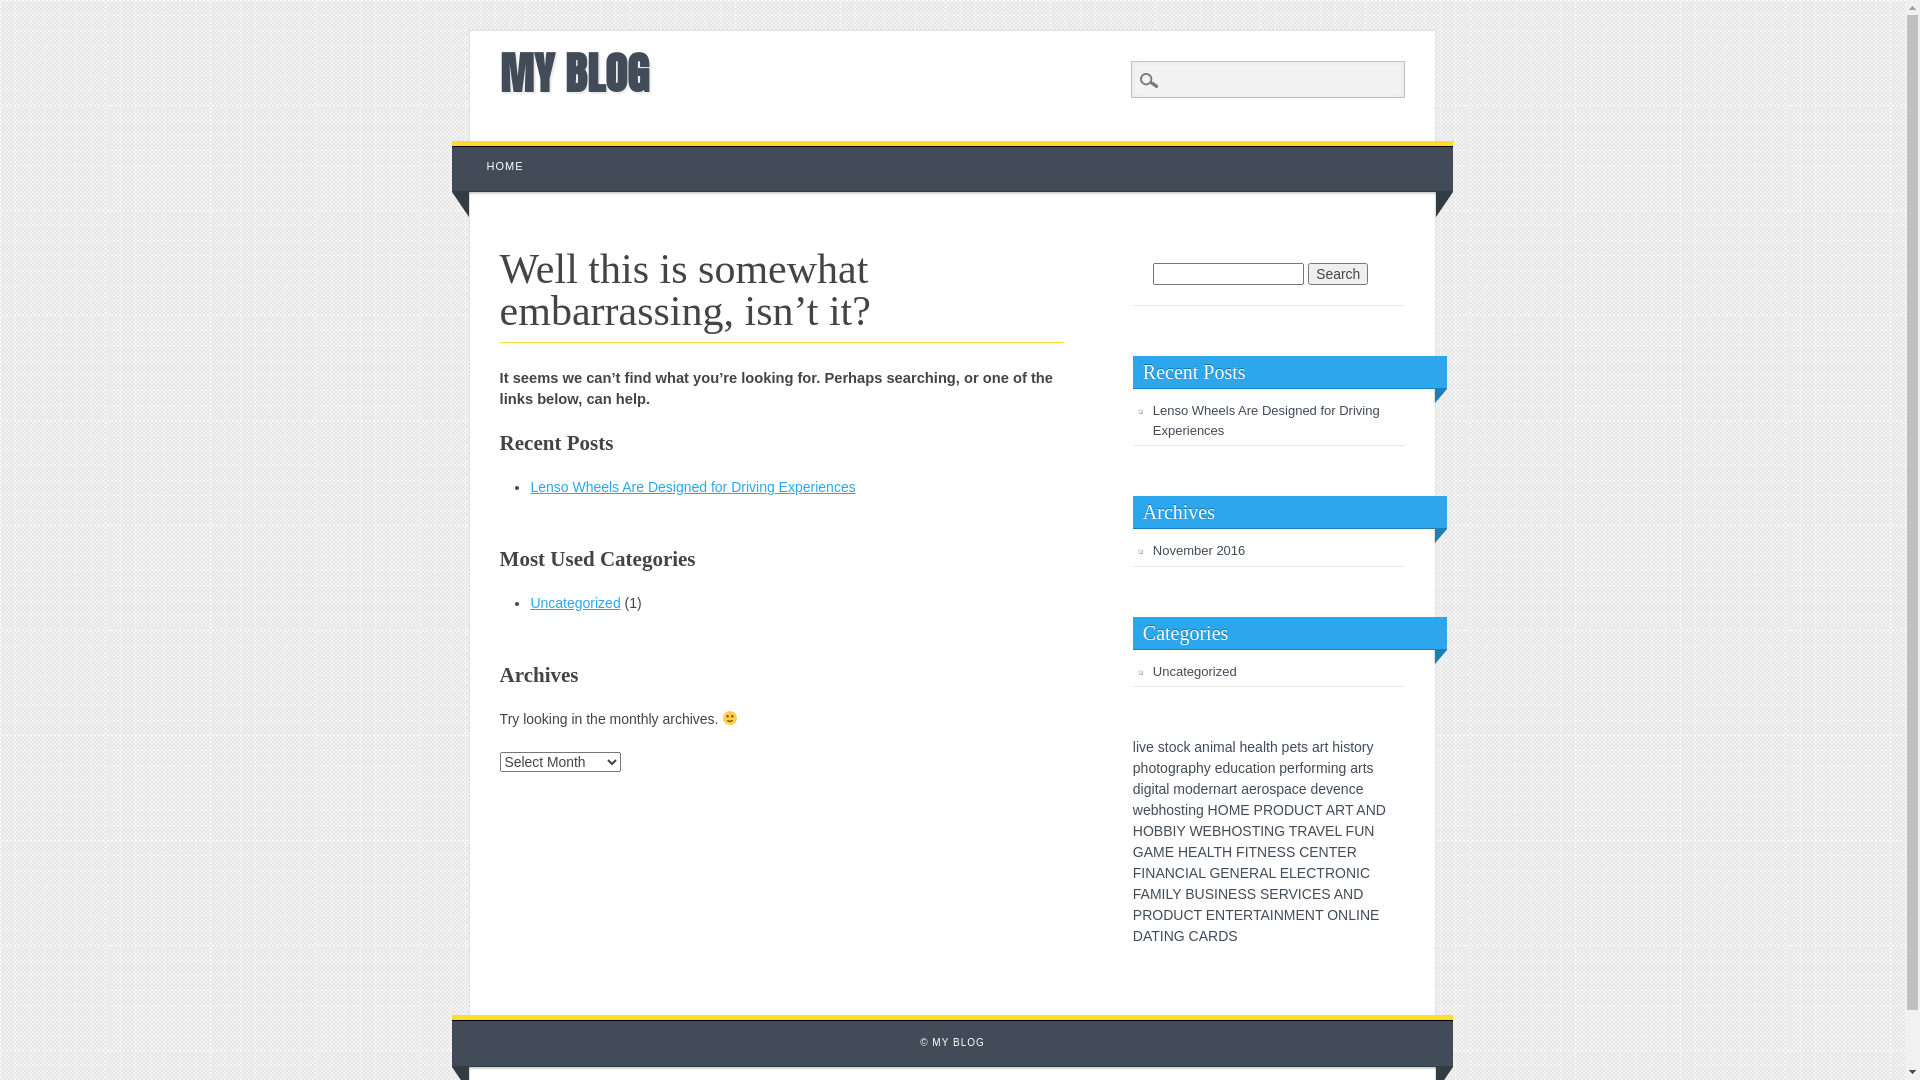 This screenshot has width=1920, height=1080. Describe the element at coordinates (1194, 914) in the screenshot. I see `'T'` at that location.